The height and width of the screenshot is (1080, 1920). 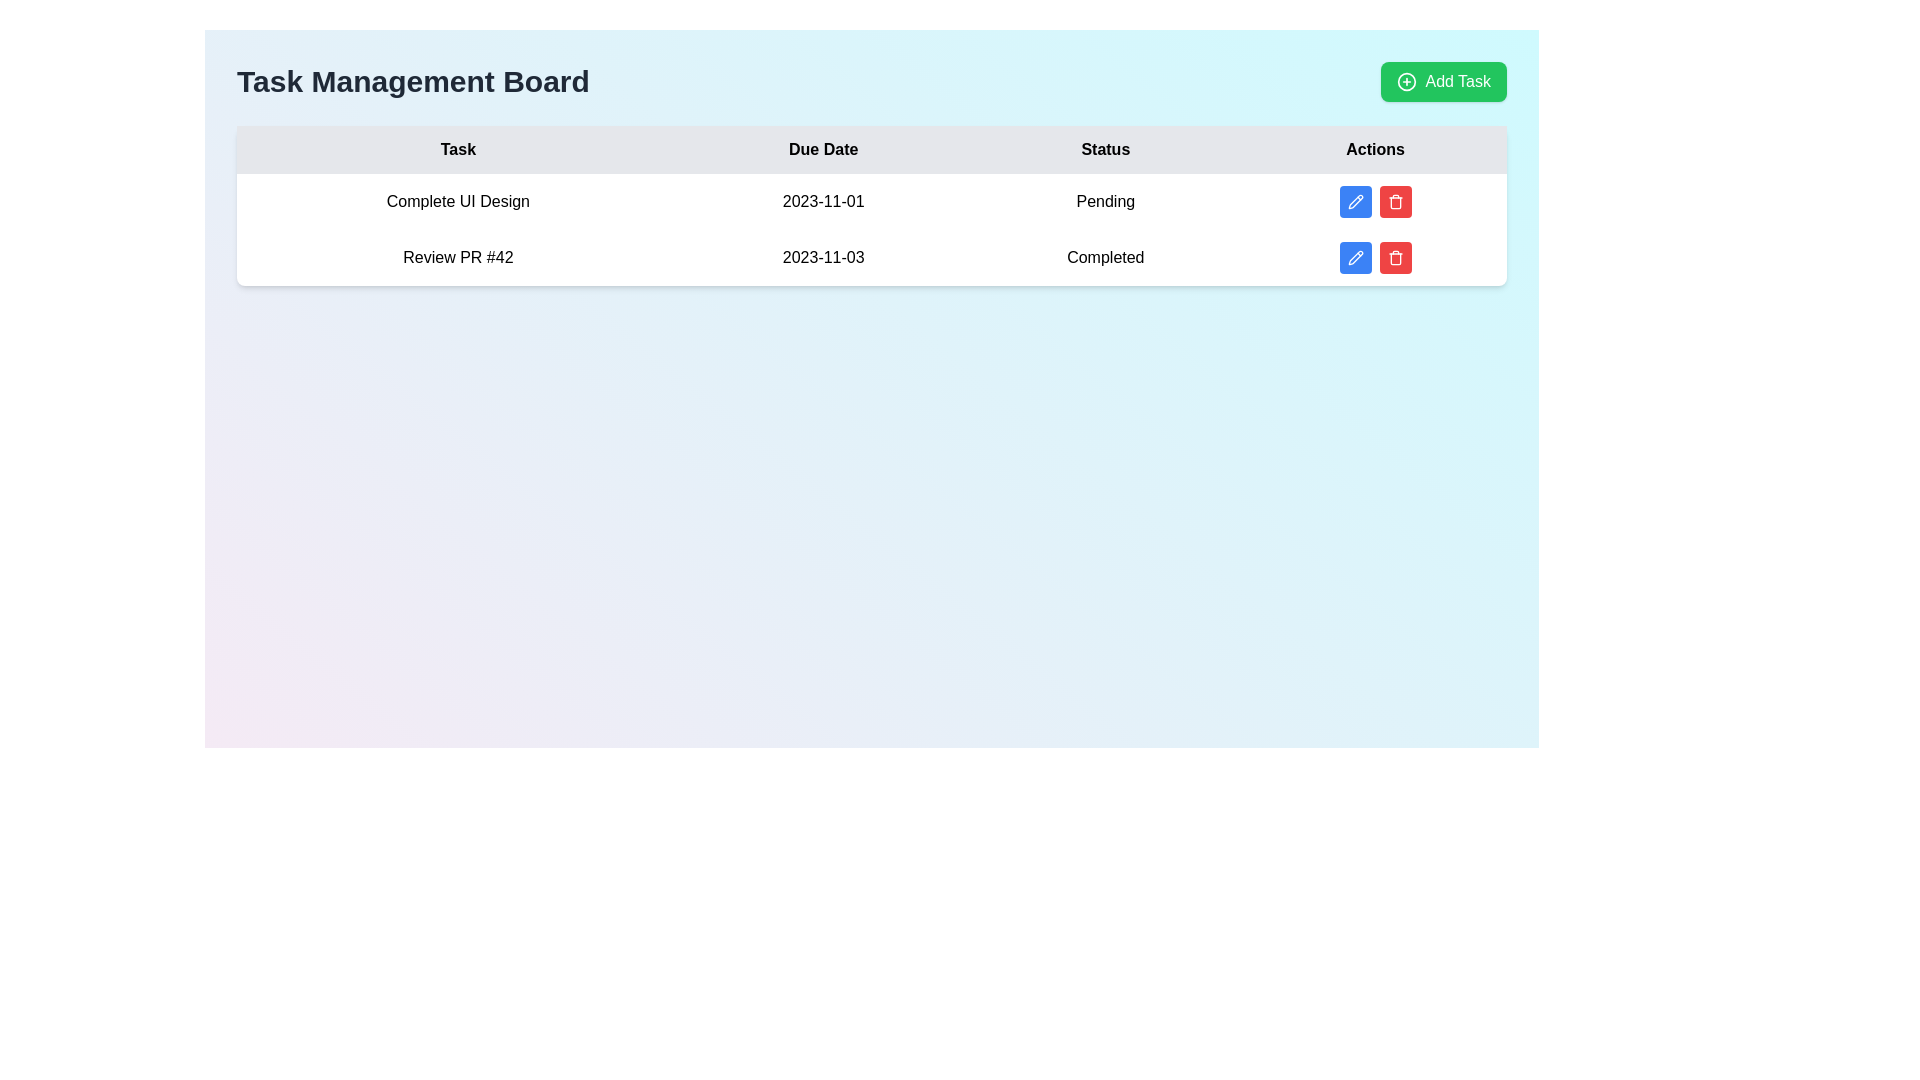 I want to click on the 'Pending' status text label in the 'Status' column for the task entry 'Complete UI Design', so click(x=1104, y=201).